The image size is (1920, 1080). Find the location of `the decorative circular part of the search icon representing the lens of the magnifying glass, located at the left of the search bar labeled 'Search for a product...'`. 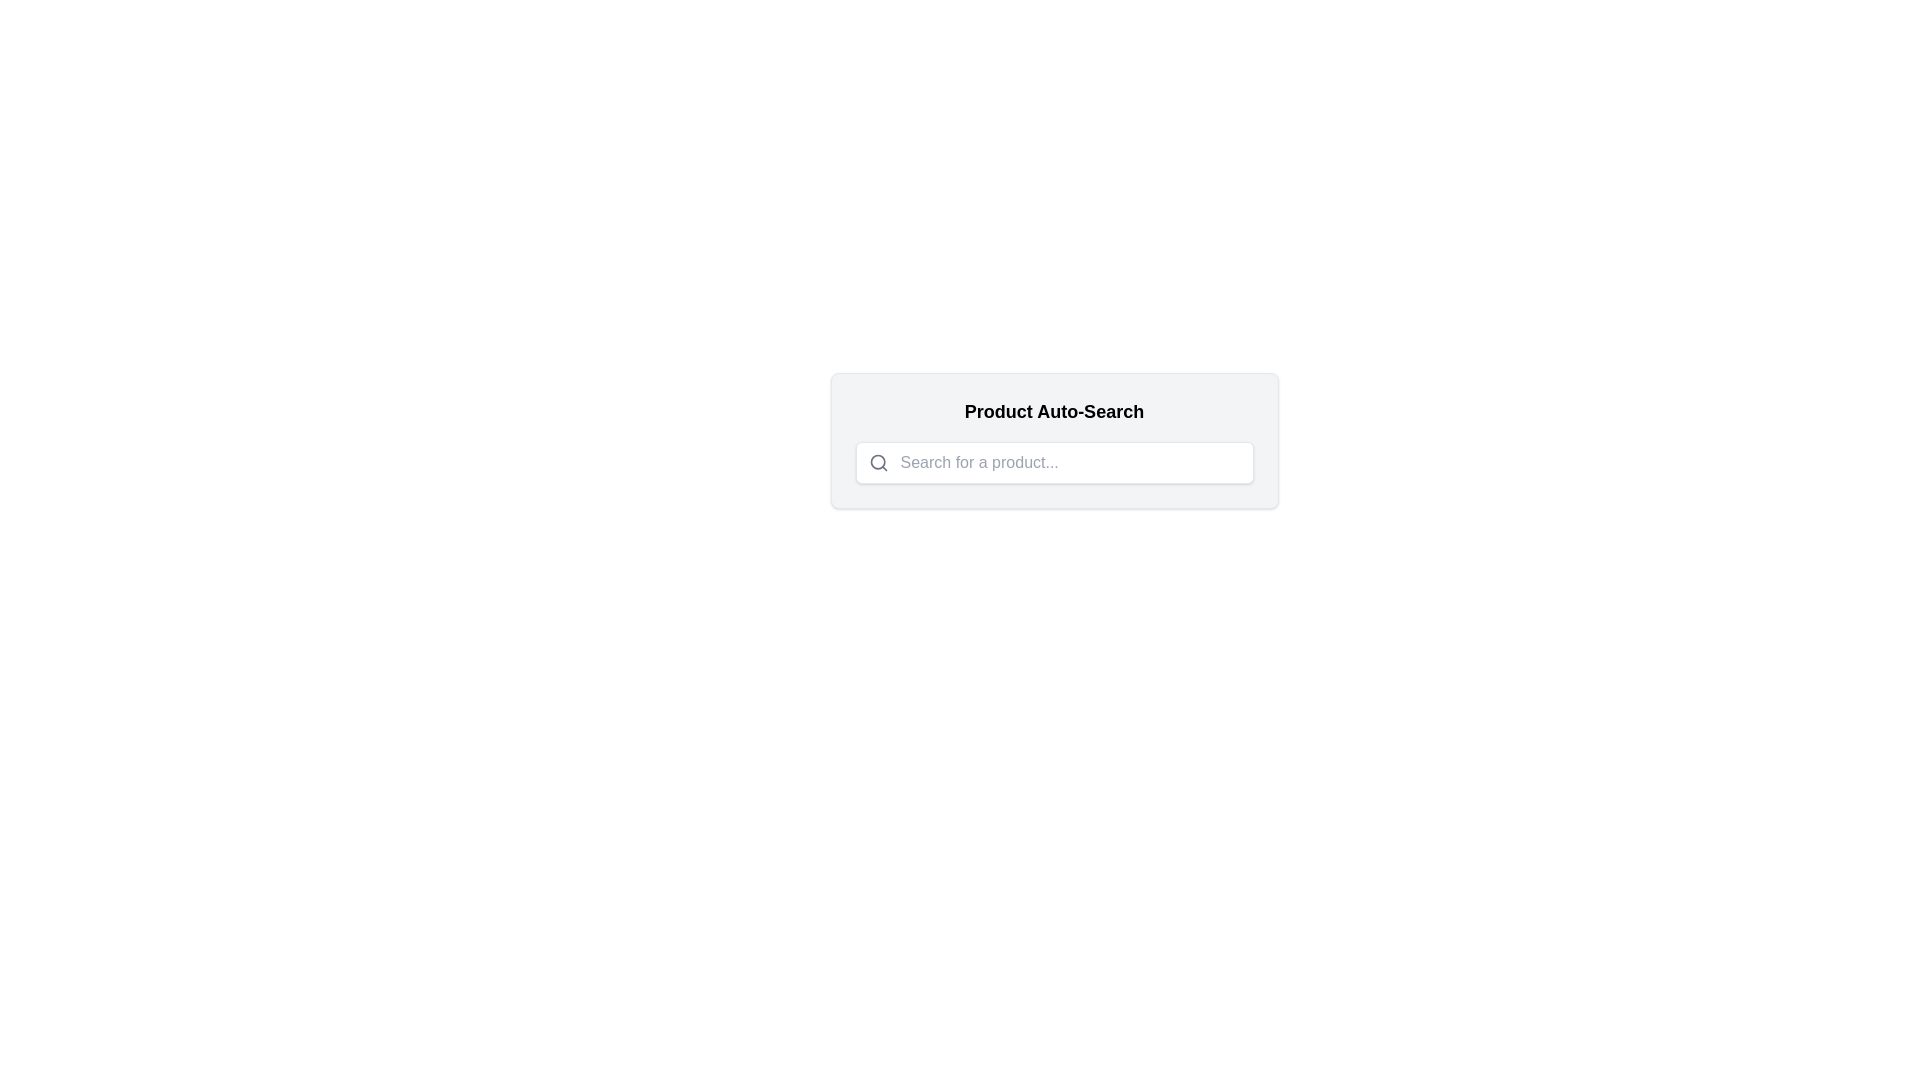

the decorative circular part of the search icon representing the lens of the magnifying glass, located at the left of the search bar labeled 'Search for a product...' is located at coordinates (877, 462).